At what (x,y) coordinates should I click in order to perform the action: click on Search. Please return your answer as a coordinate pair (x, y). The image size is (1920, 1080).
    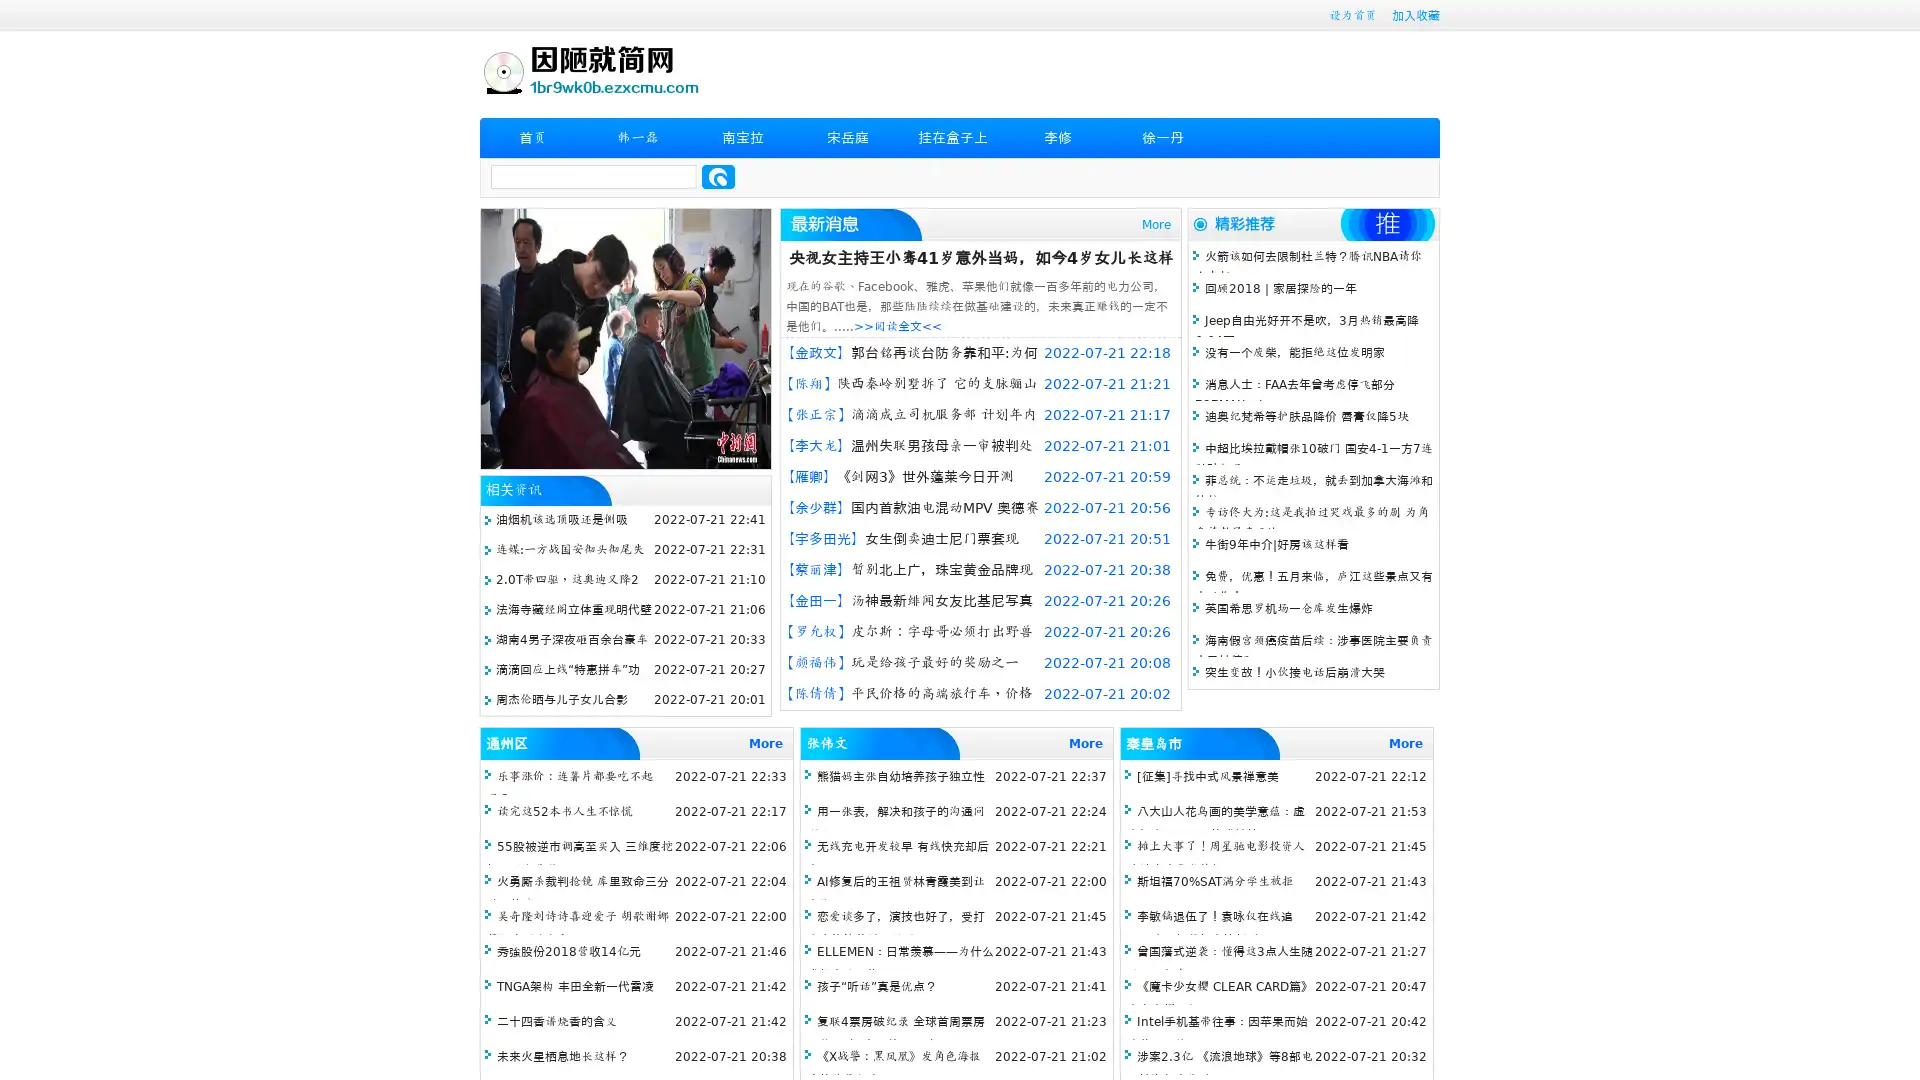
    Looking at the image, I should click on (718, 176).